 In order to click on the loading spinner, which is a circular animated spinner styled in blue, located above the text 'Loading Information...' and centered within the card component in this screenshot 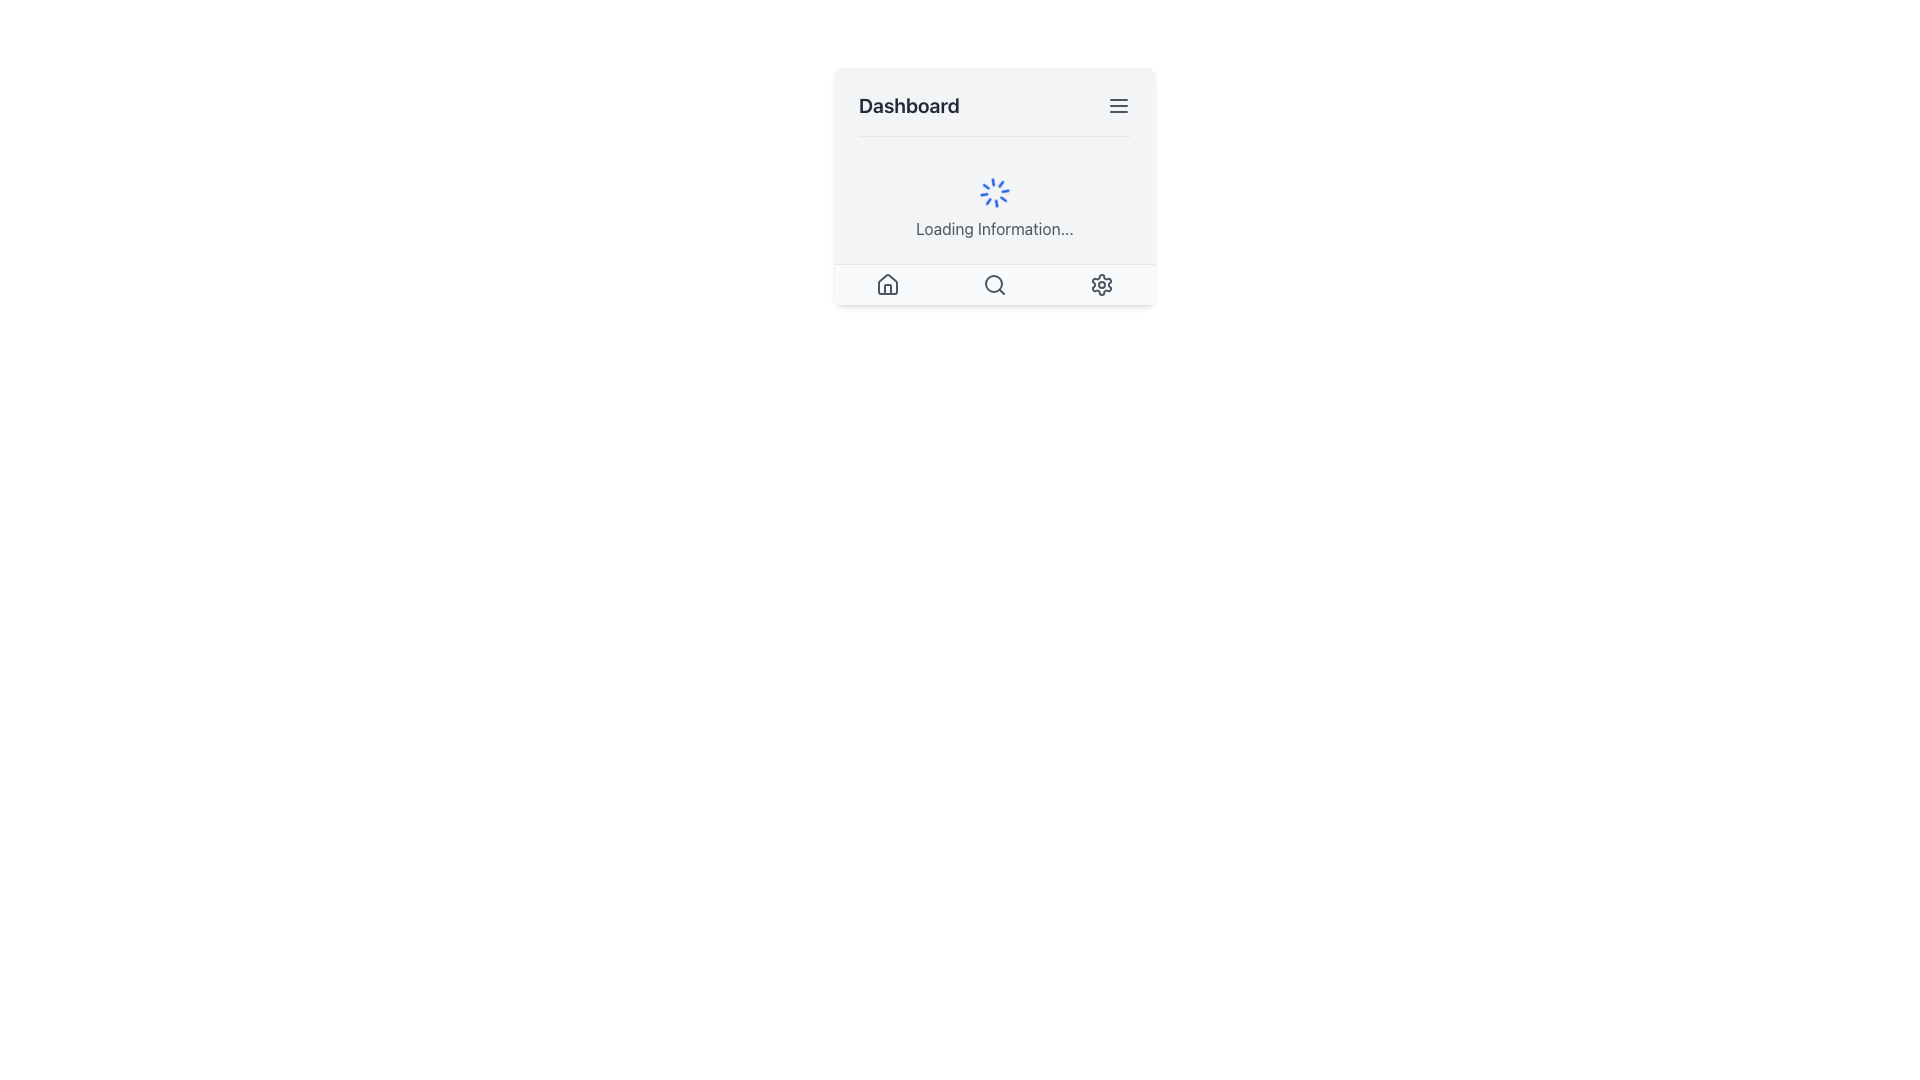, I will do `click(994, 192)`.